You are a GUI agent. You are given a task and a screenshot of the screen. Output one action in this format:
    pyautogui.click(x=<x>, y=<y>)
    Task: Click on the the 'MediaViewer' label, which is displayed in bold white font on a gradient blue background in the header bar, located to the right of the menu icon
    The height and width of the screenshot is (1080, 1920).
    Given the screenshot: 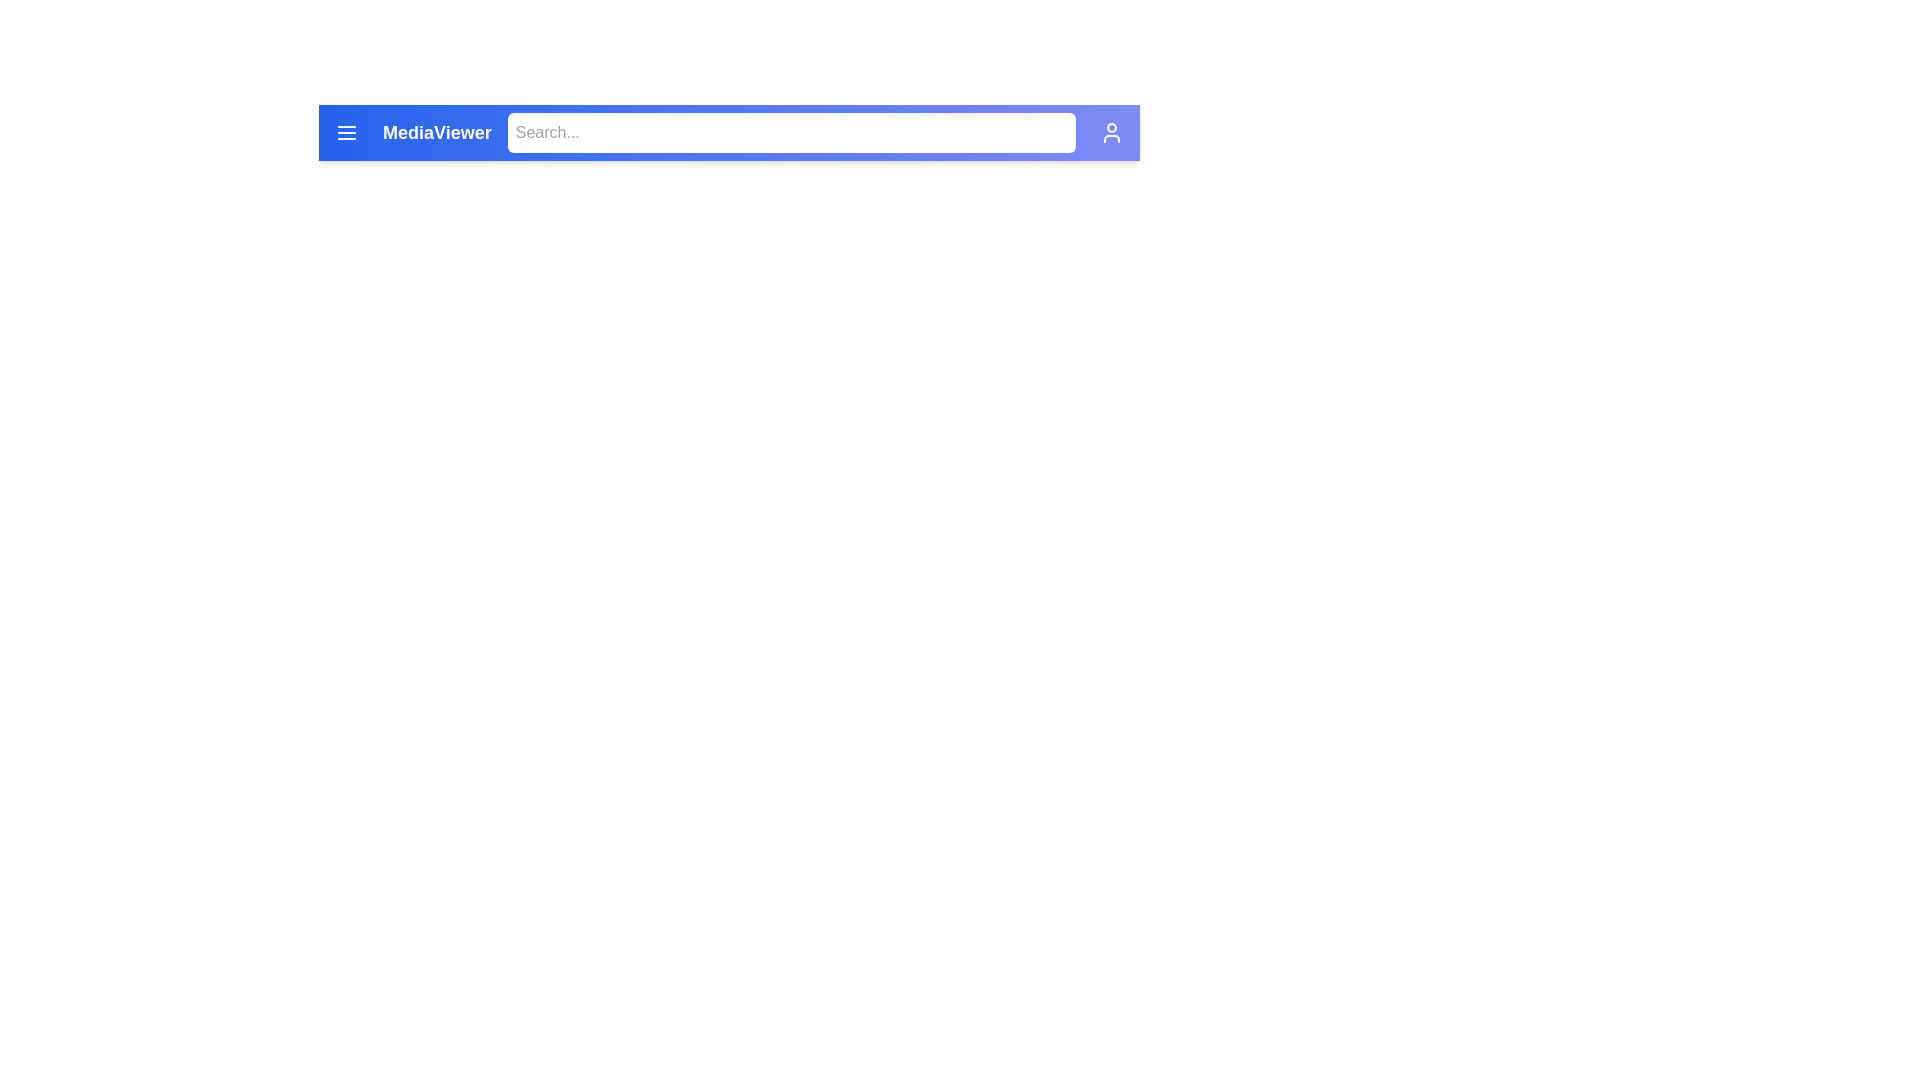 What is the action you would take?
    pyautogui.click(x=408, y=132)
    